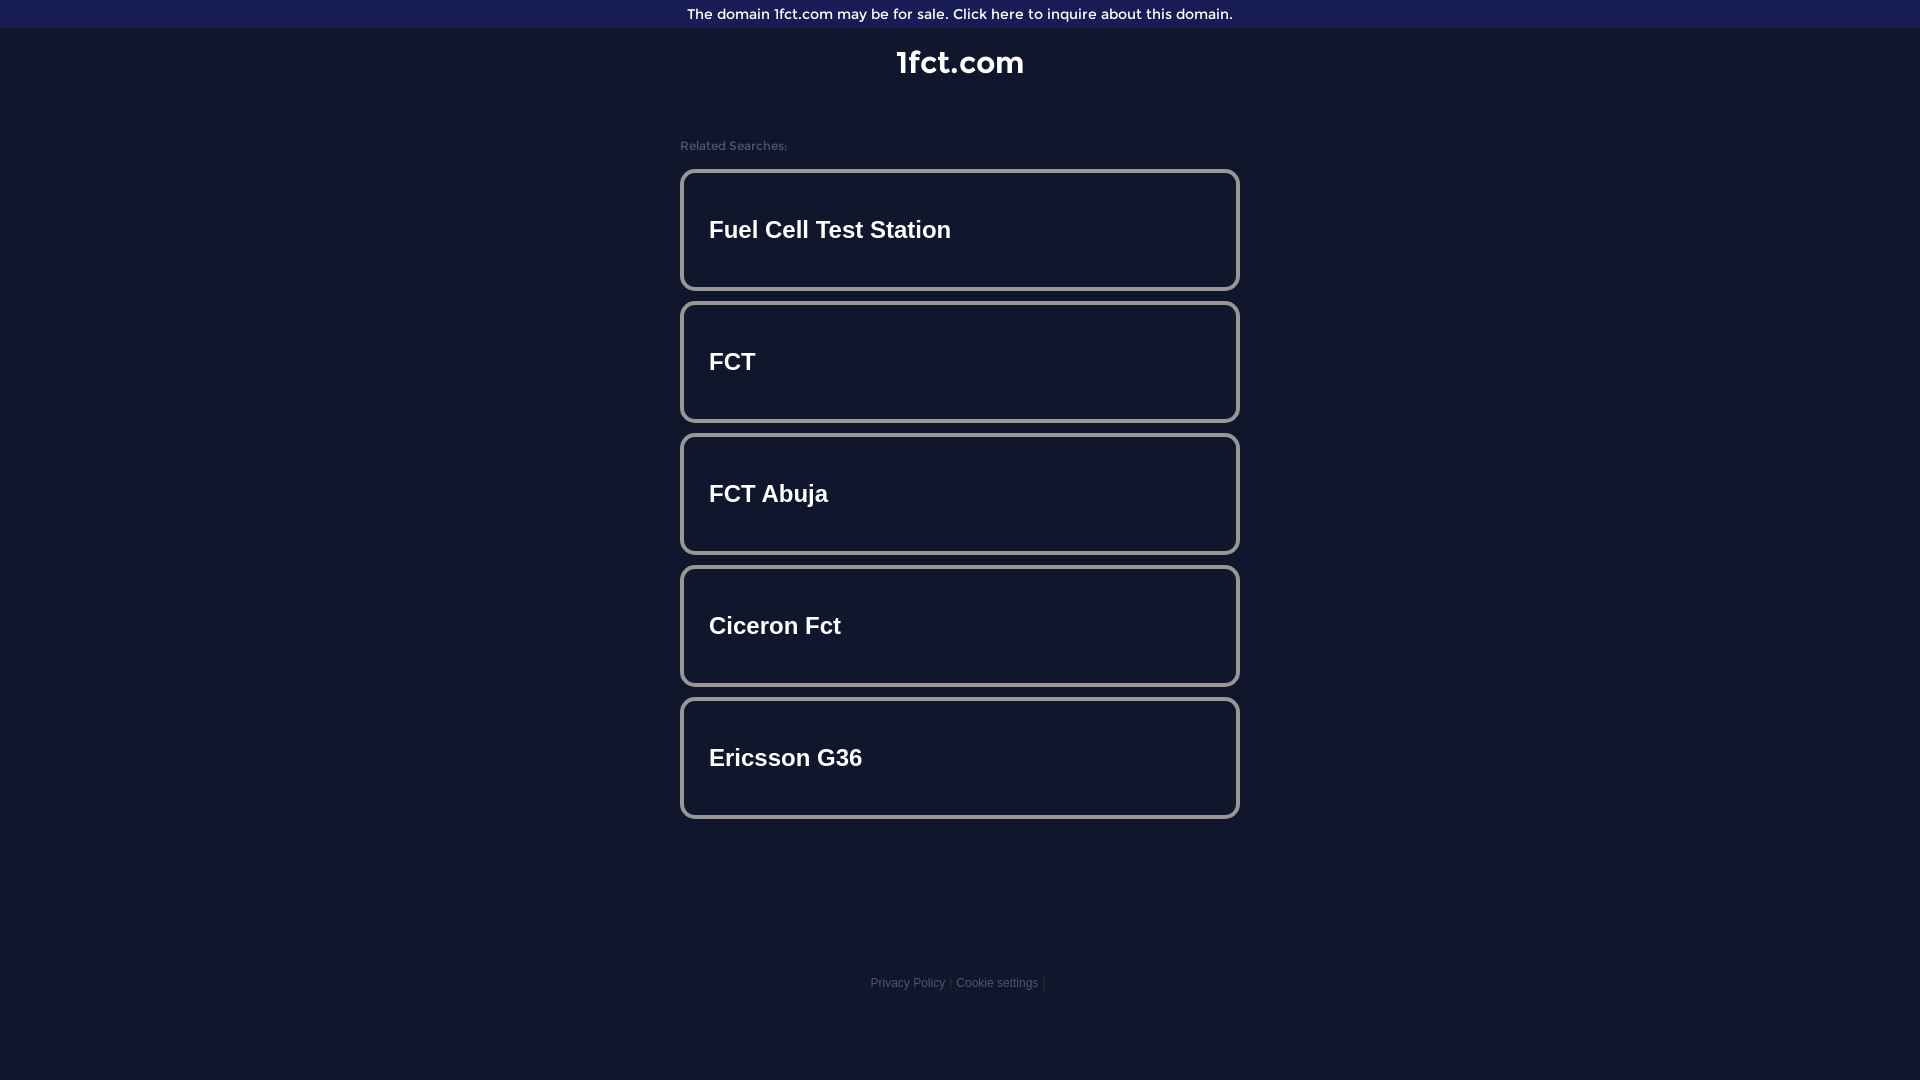 The height and width of the screenshot is (1080, 1920). What do you see at coordinates (960, 61) in the screenshot?
I see `'1fct.com'` at bounding box center [960, 61].